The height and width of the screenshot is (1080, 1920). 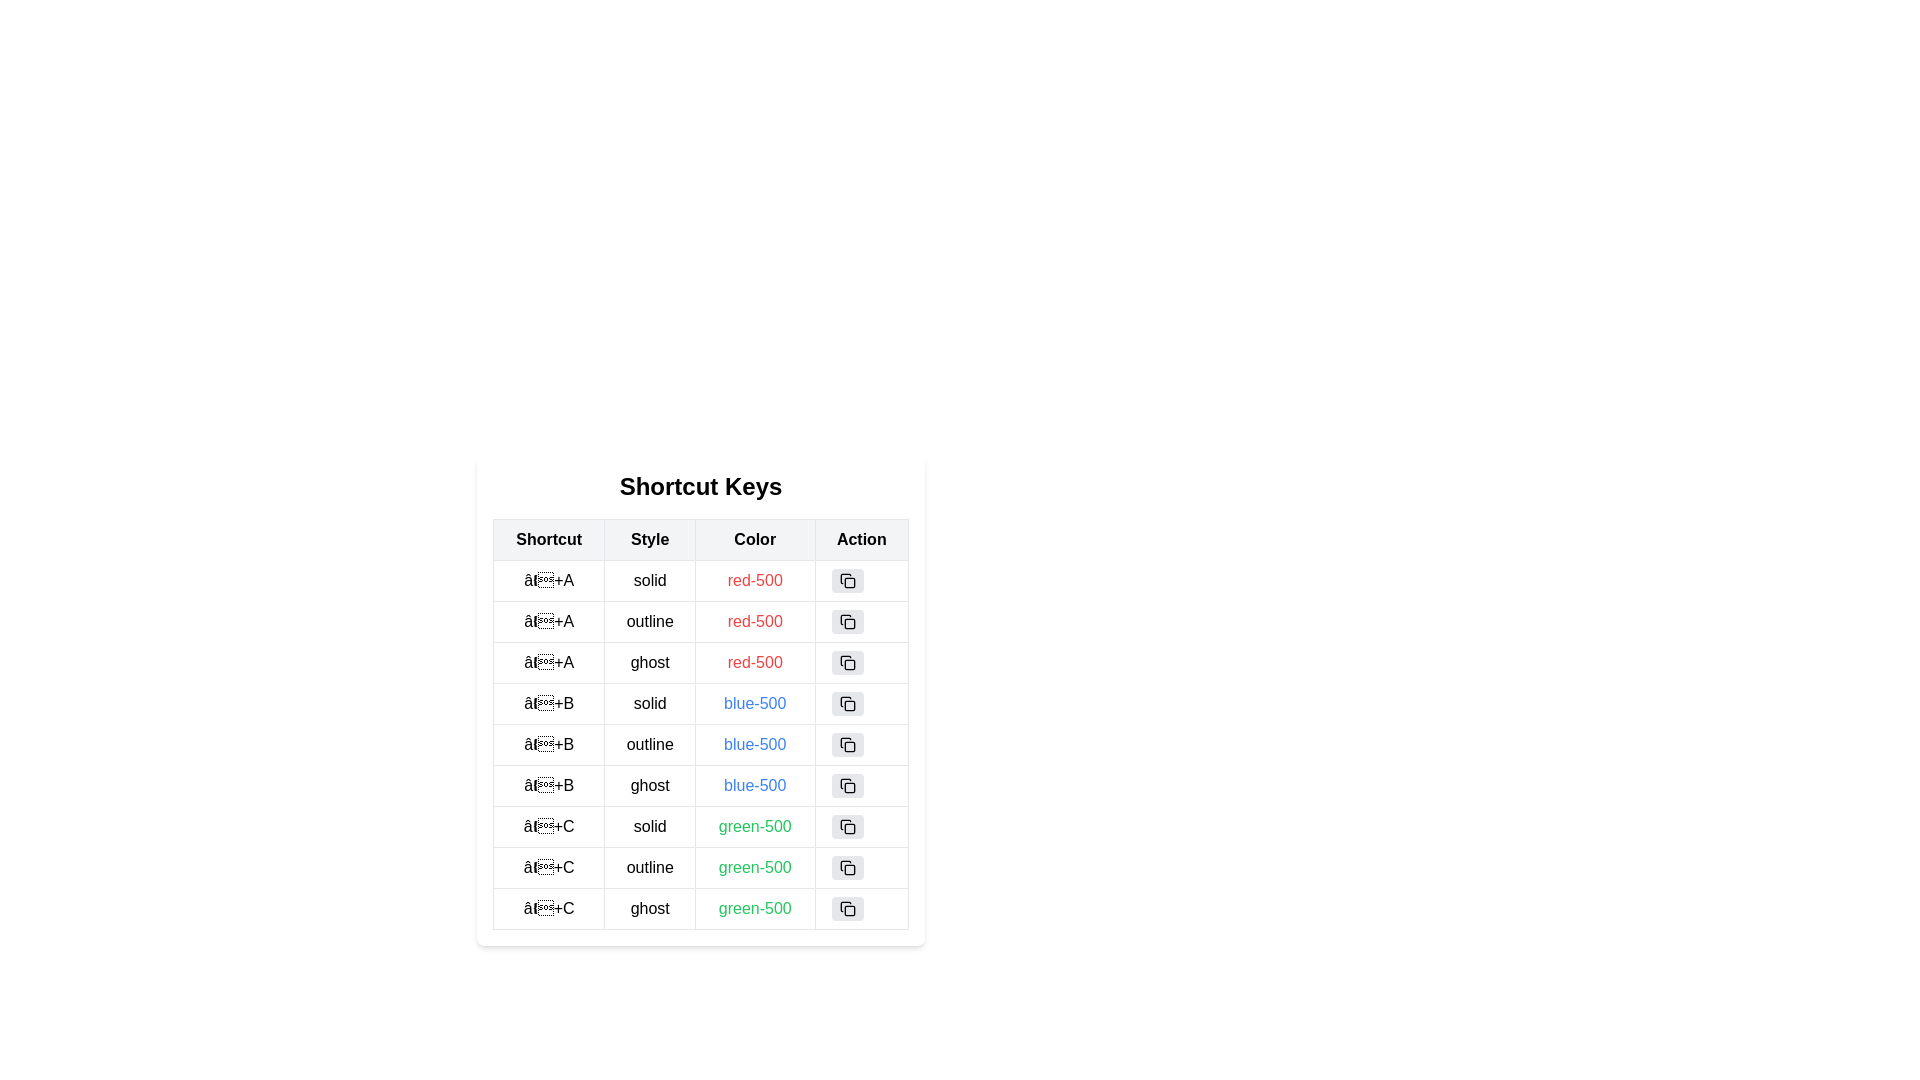 What do you see at coordinates (845, 701) in the screenshot?
I see `the action icon in the second row of the 'Action' column, which indicates copying or duplicating functionality` at bounding box center [845, 701].